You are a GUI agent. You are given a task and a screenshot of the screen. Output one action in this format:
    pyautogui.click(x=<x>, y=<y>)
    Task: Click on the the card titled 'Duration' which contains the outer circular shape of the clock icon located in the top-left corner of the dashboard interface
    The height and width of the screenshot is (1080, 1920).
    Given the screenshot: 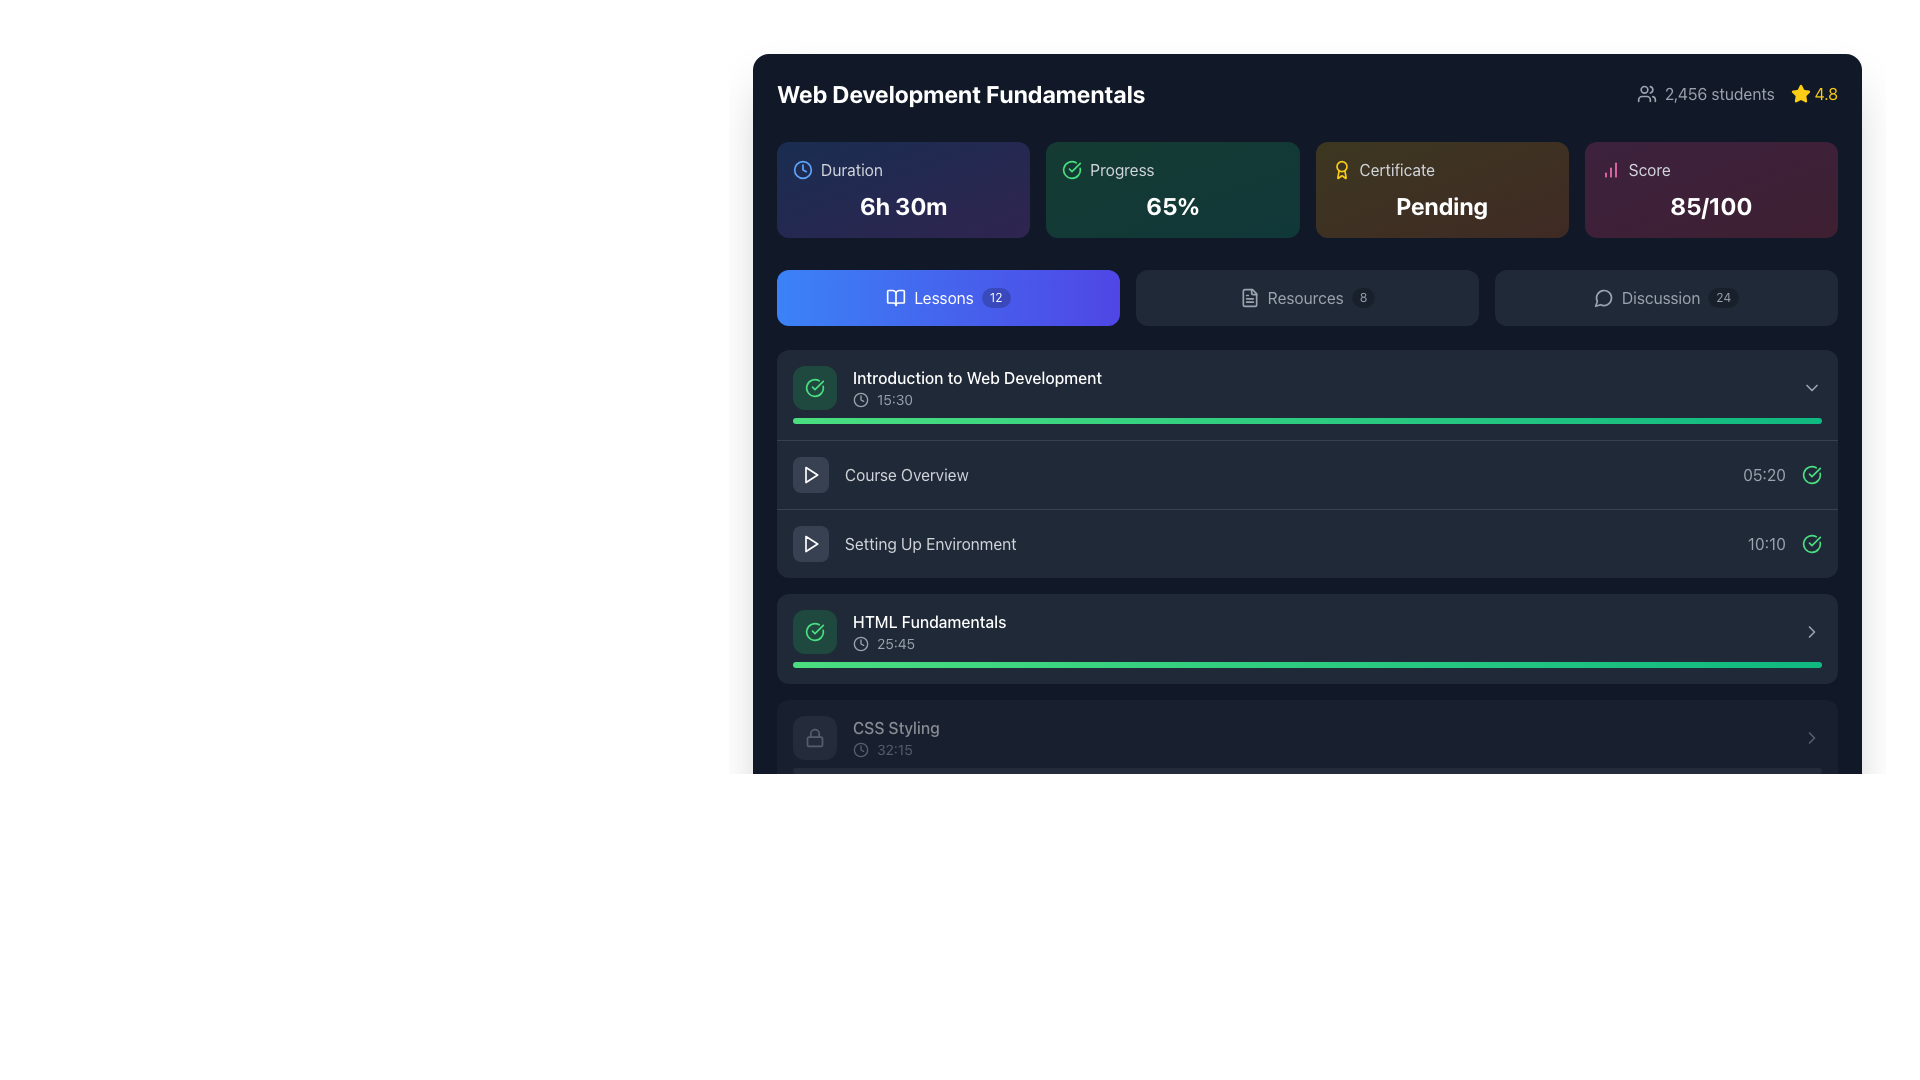 What is the action you would take?
    pyautogui.click(x=802, y=168)
    